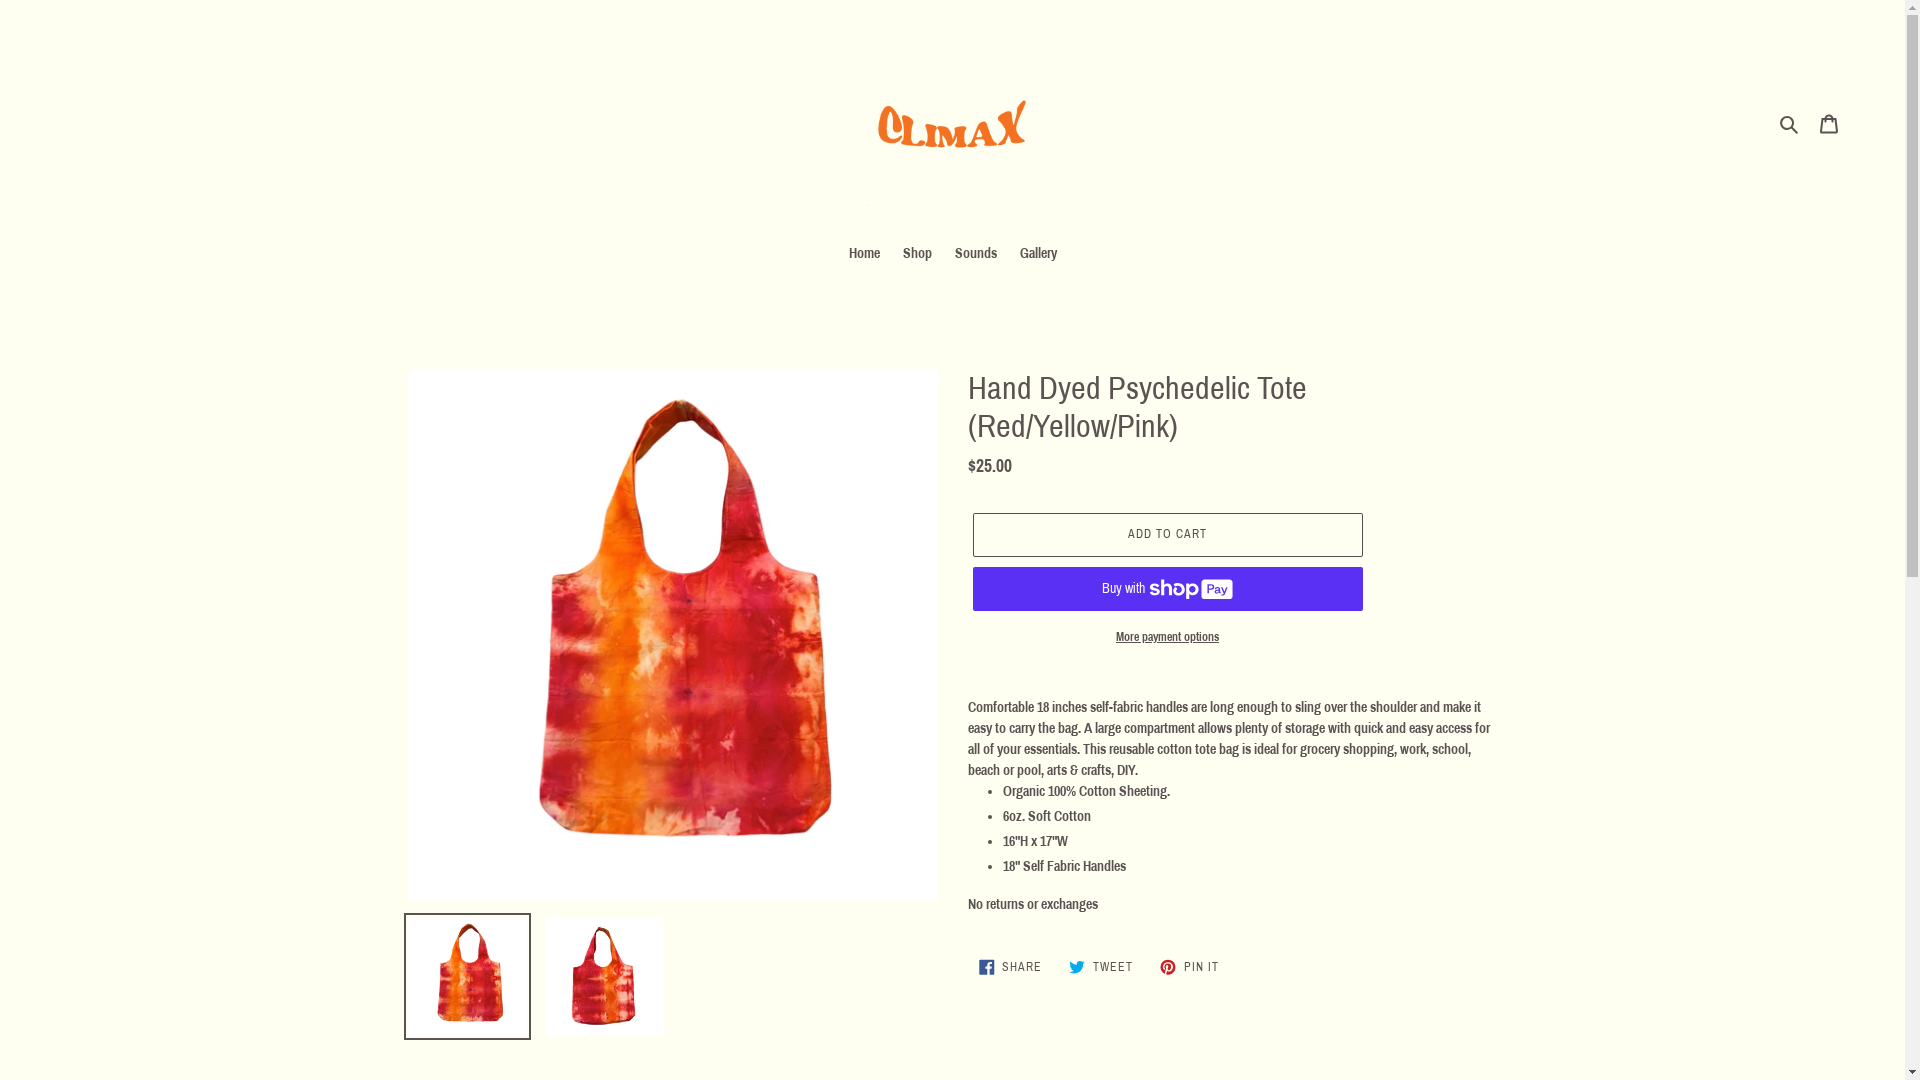 Image resolution: width=1920 pixels, height=1080 pixels. I want to click on 'ADD TO CART', so click(1166, 534).